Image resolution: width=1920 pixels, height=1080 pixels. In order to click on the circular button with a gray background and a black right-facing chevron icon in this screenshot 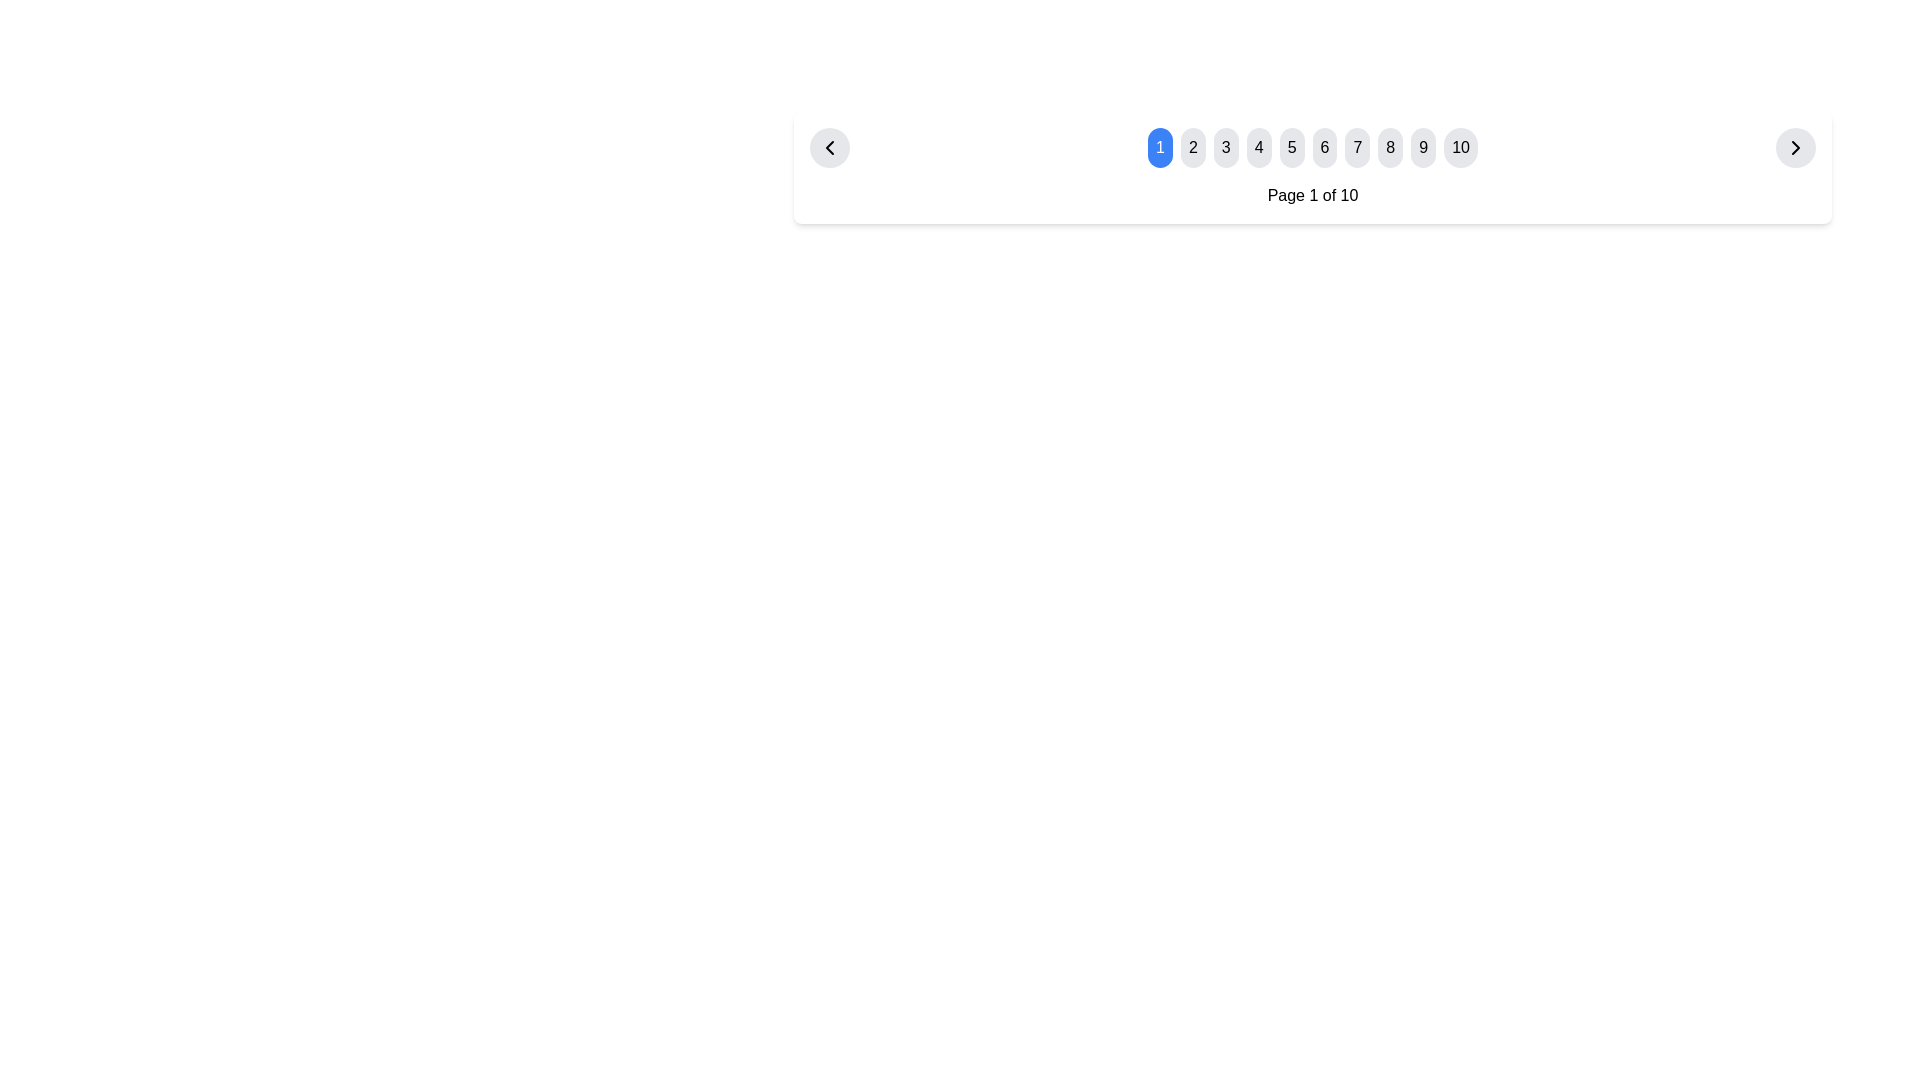, I will do `click(1795, 146)`.